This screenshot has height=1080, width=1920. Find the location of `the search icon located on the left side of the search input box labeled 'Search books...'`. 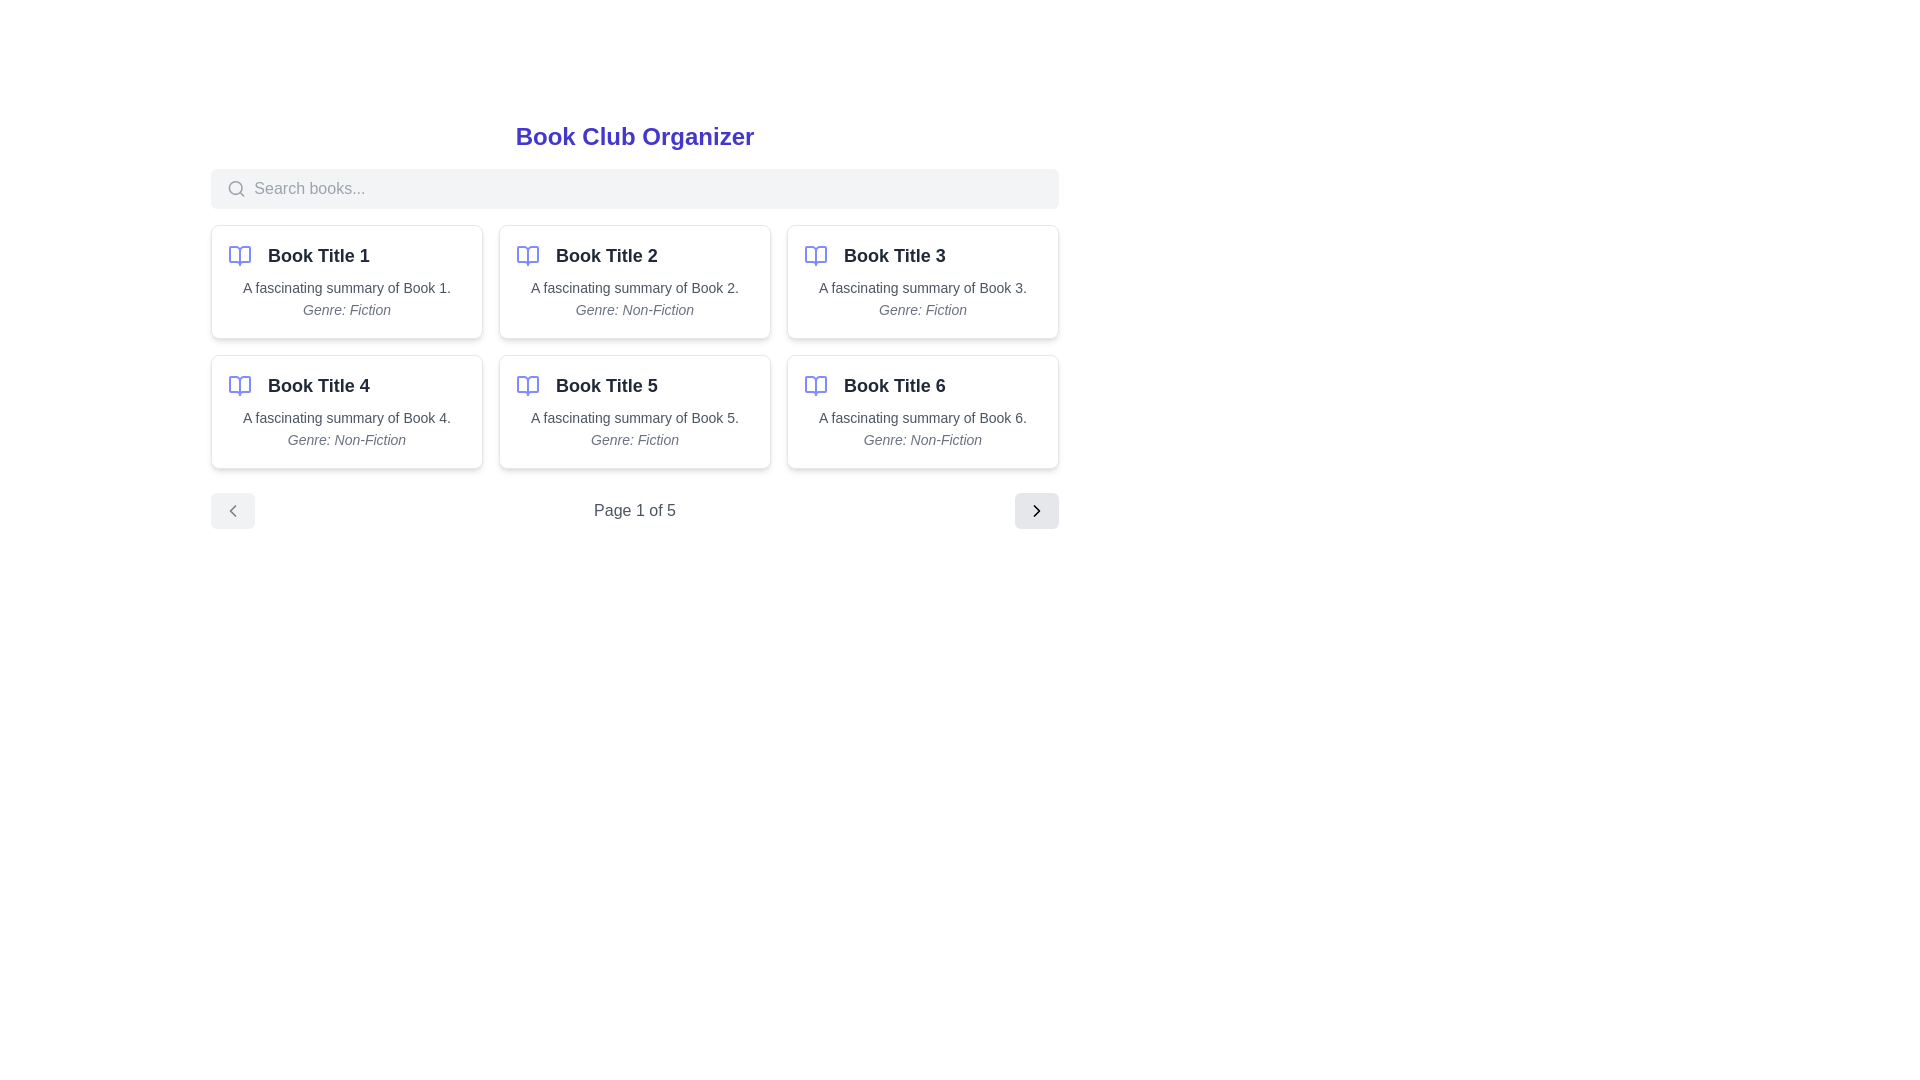

the search icon located on the left side of the search input box labeled 'Search books...' is located at coordinates (236, 189).